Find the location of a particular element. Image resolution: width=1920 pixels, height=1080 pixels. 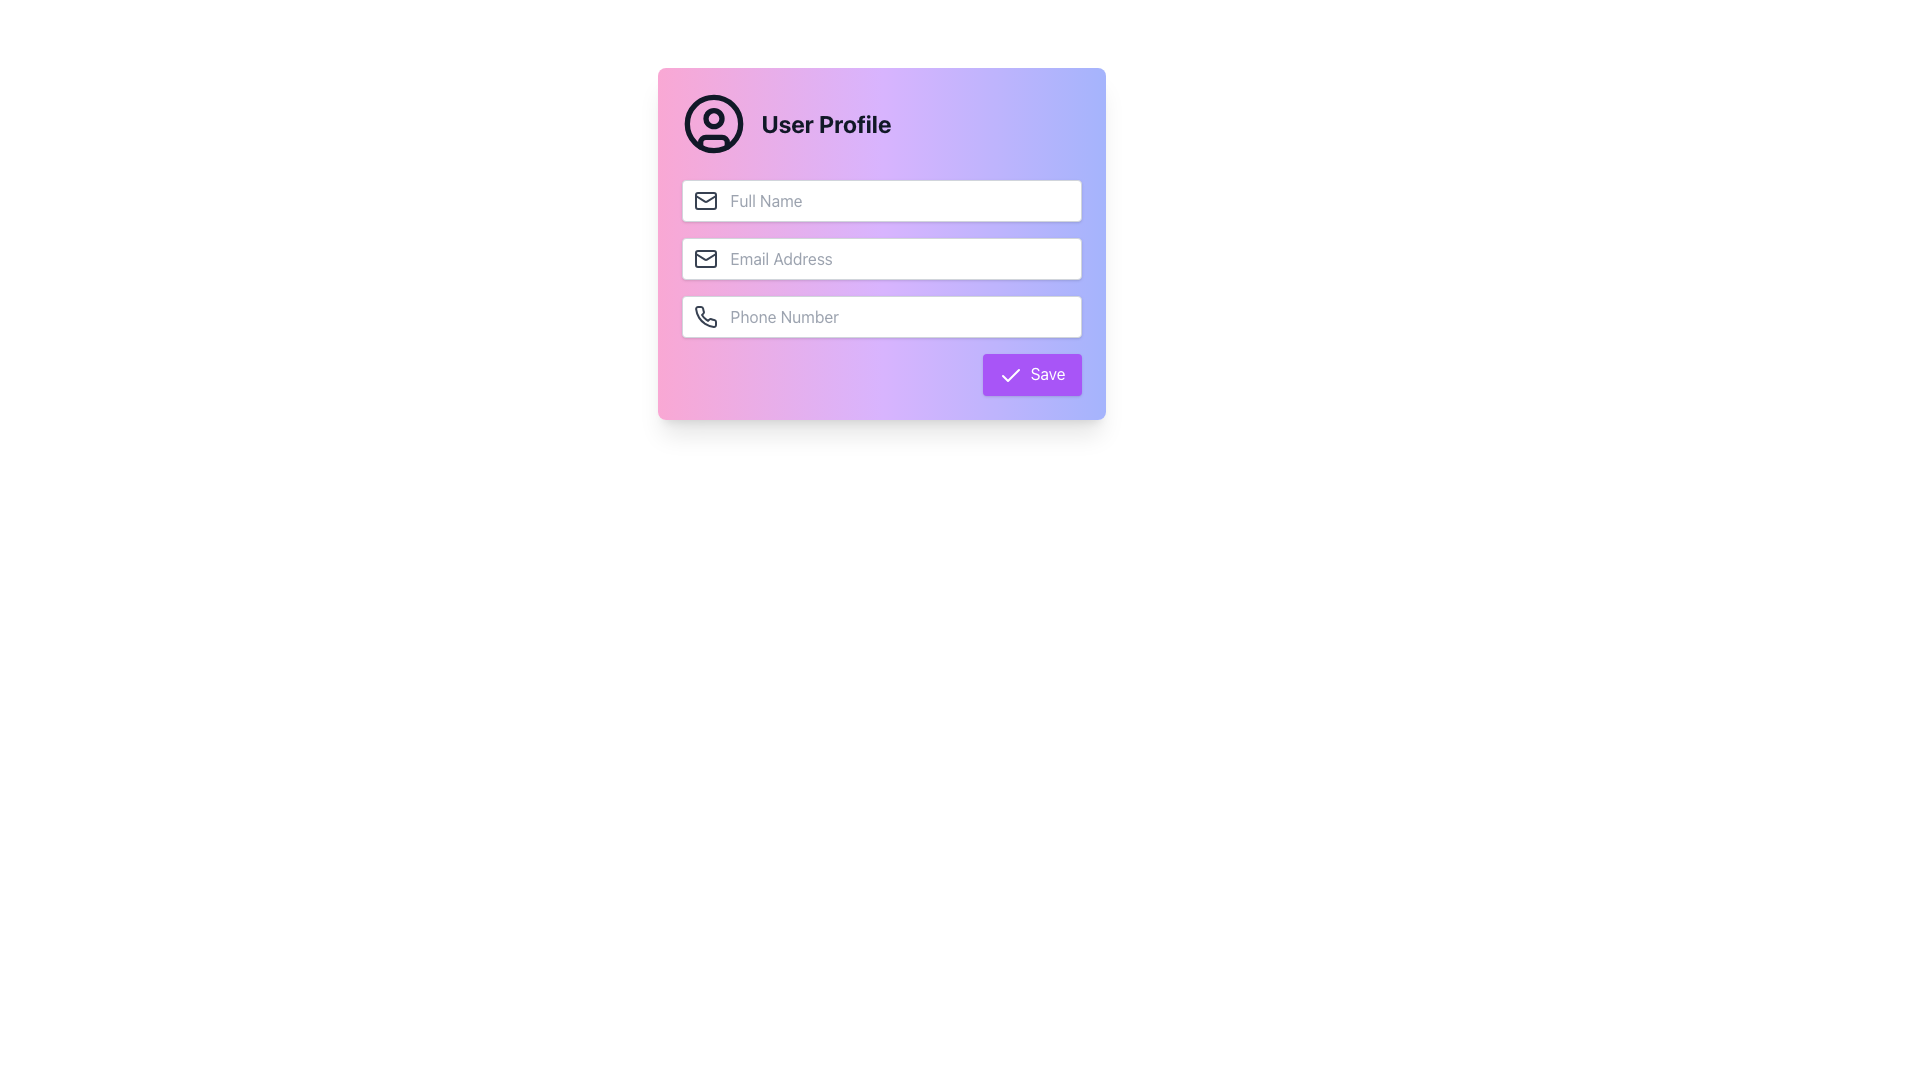

the phone icon in the 'User Profile' form, which is dark gray and located to the left of the 'Phone Number' input field is located at coordinates (705, 315).